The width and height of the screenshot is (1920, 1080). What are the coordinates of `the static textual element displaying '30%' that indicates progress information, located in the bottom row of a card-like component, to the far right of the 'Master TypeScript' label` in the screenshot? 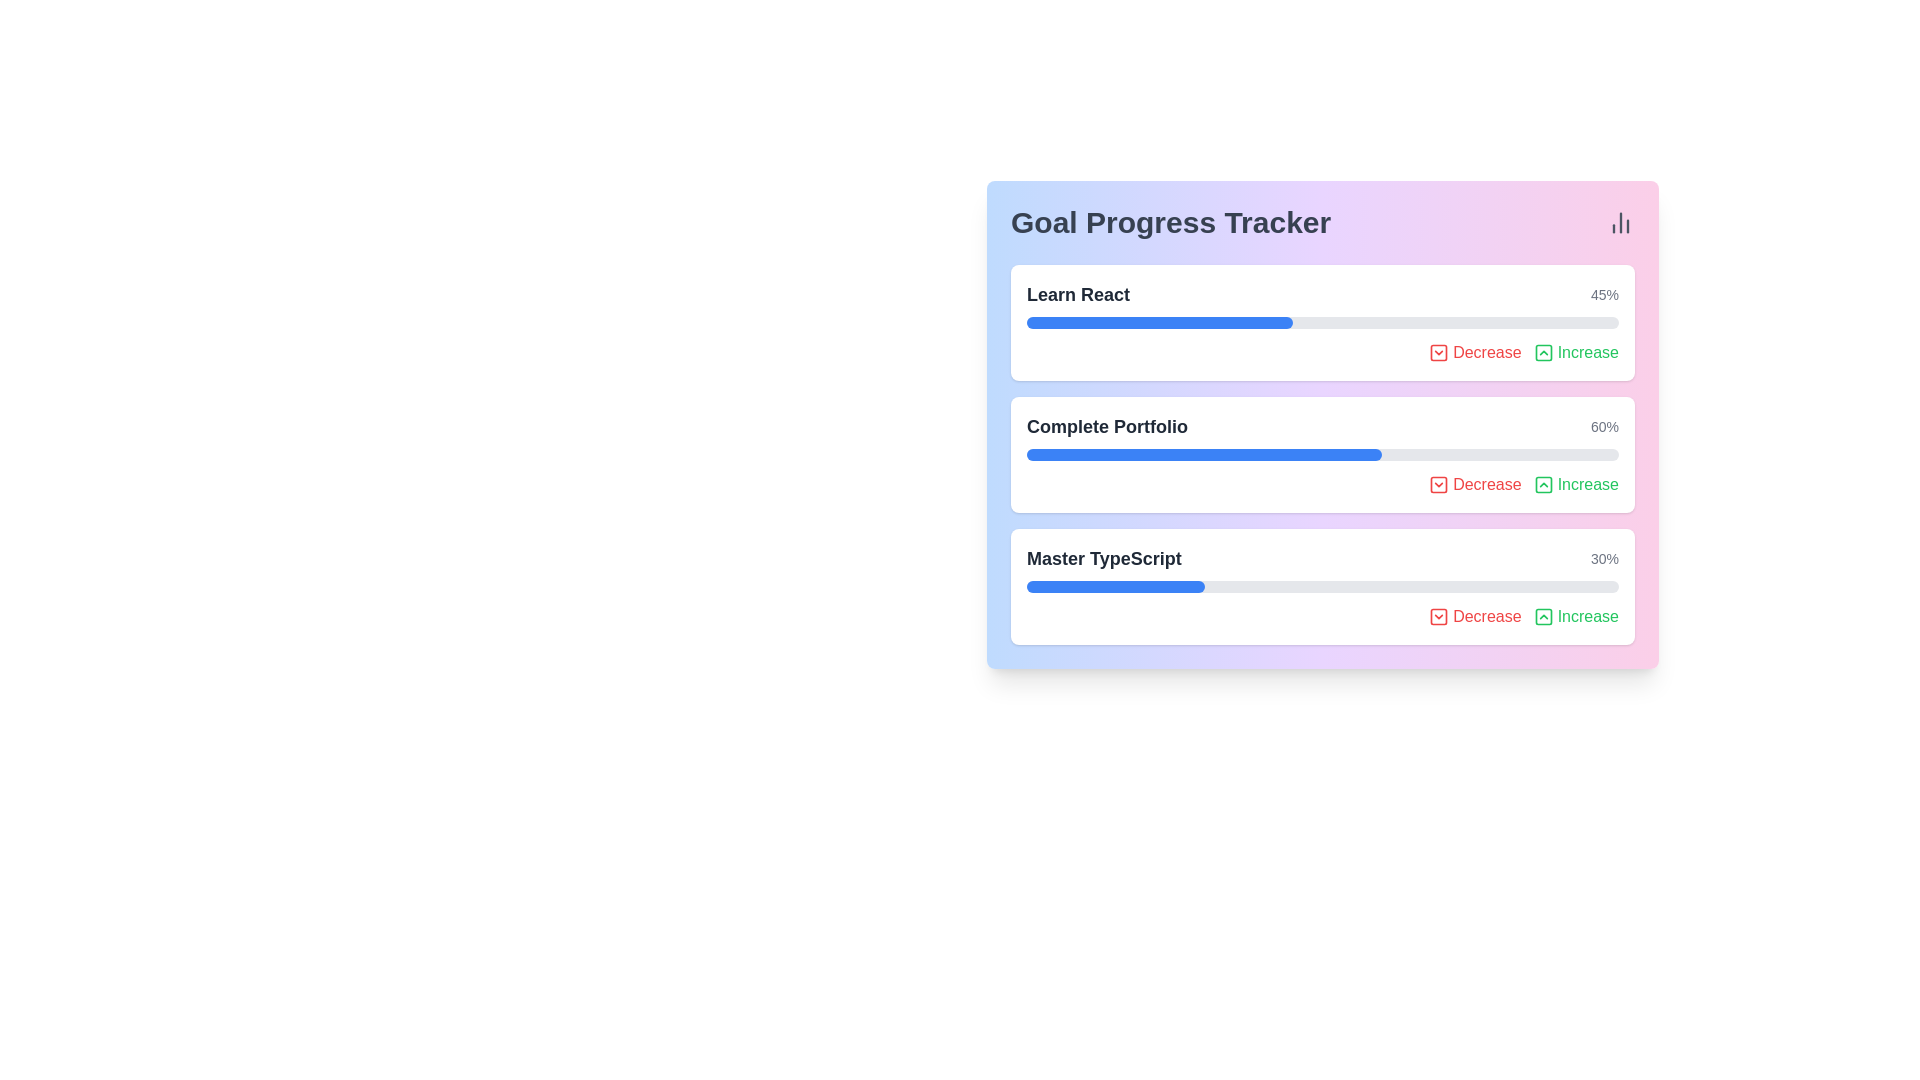 It's located at (1604, 559).